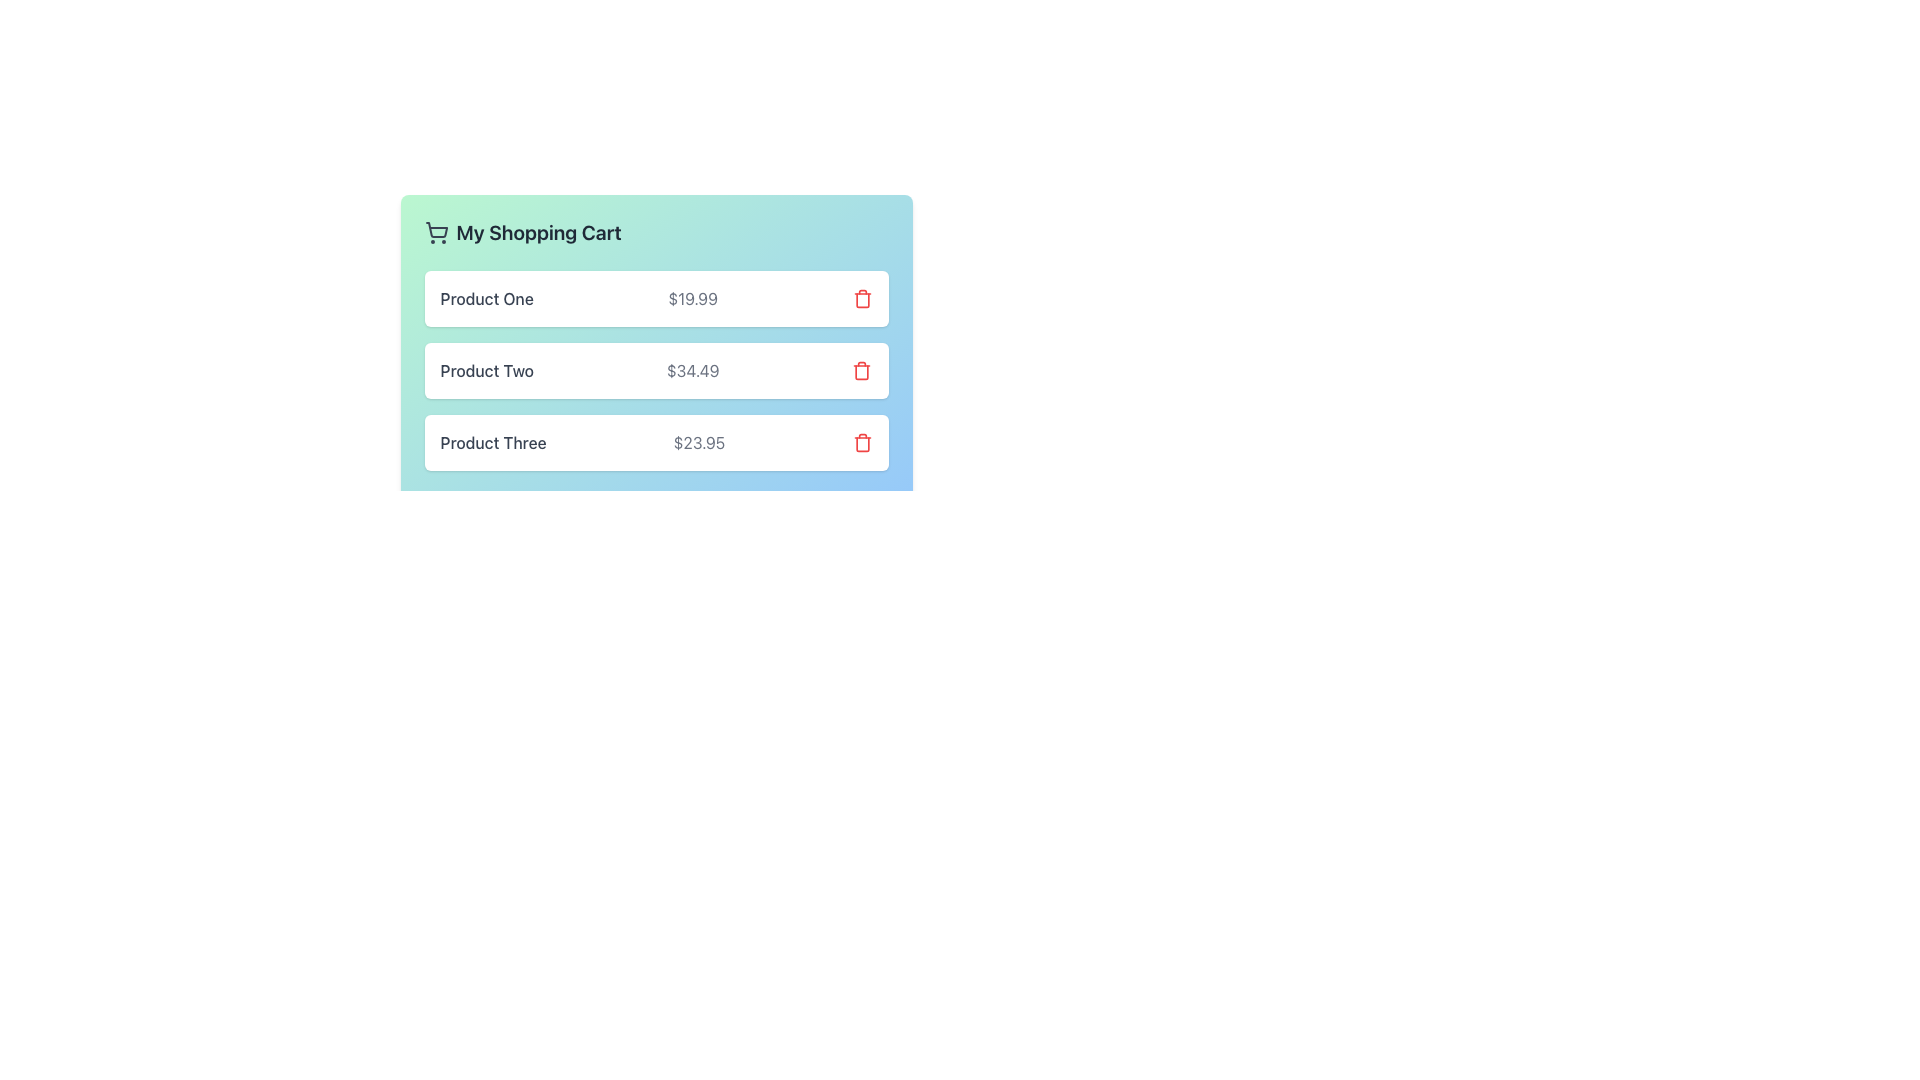 The image size is (1920, 1080). What do you see at coordinates (435, 229) in the screenshot?
I see `the base structure of the shopping cart icon, which is part of the icon resembling a shopping cart located to the left of the text 'My Shopping Cart'` at bounding box center [435, 229].